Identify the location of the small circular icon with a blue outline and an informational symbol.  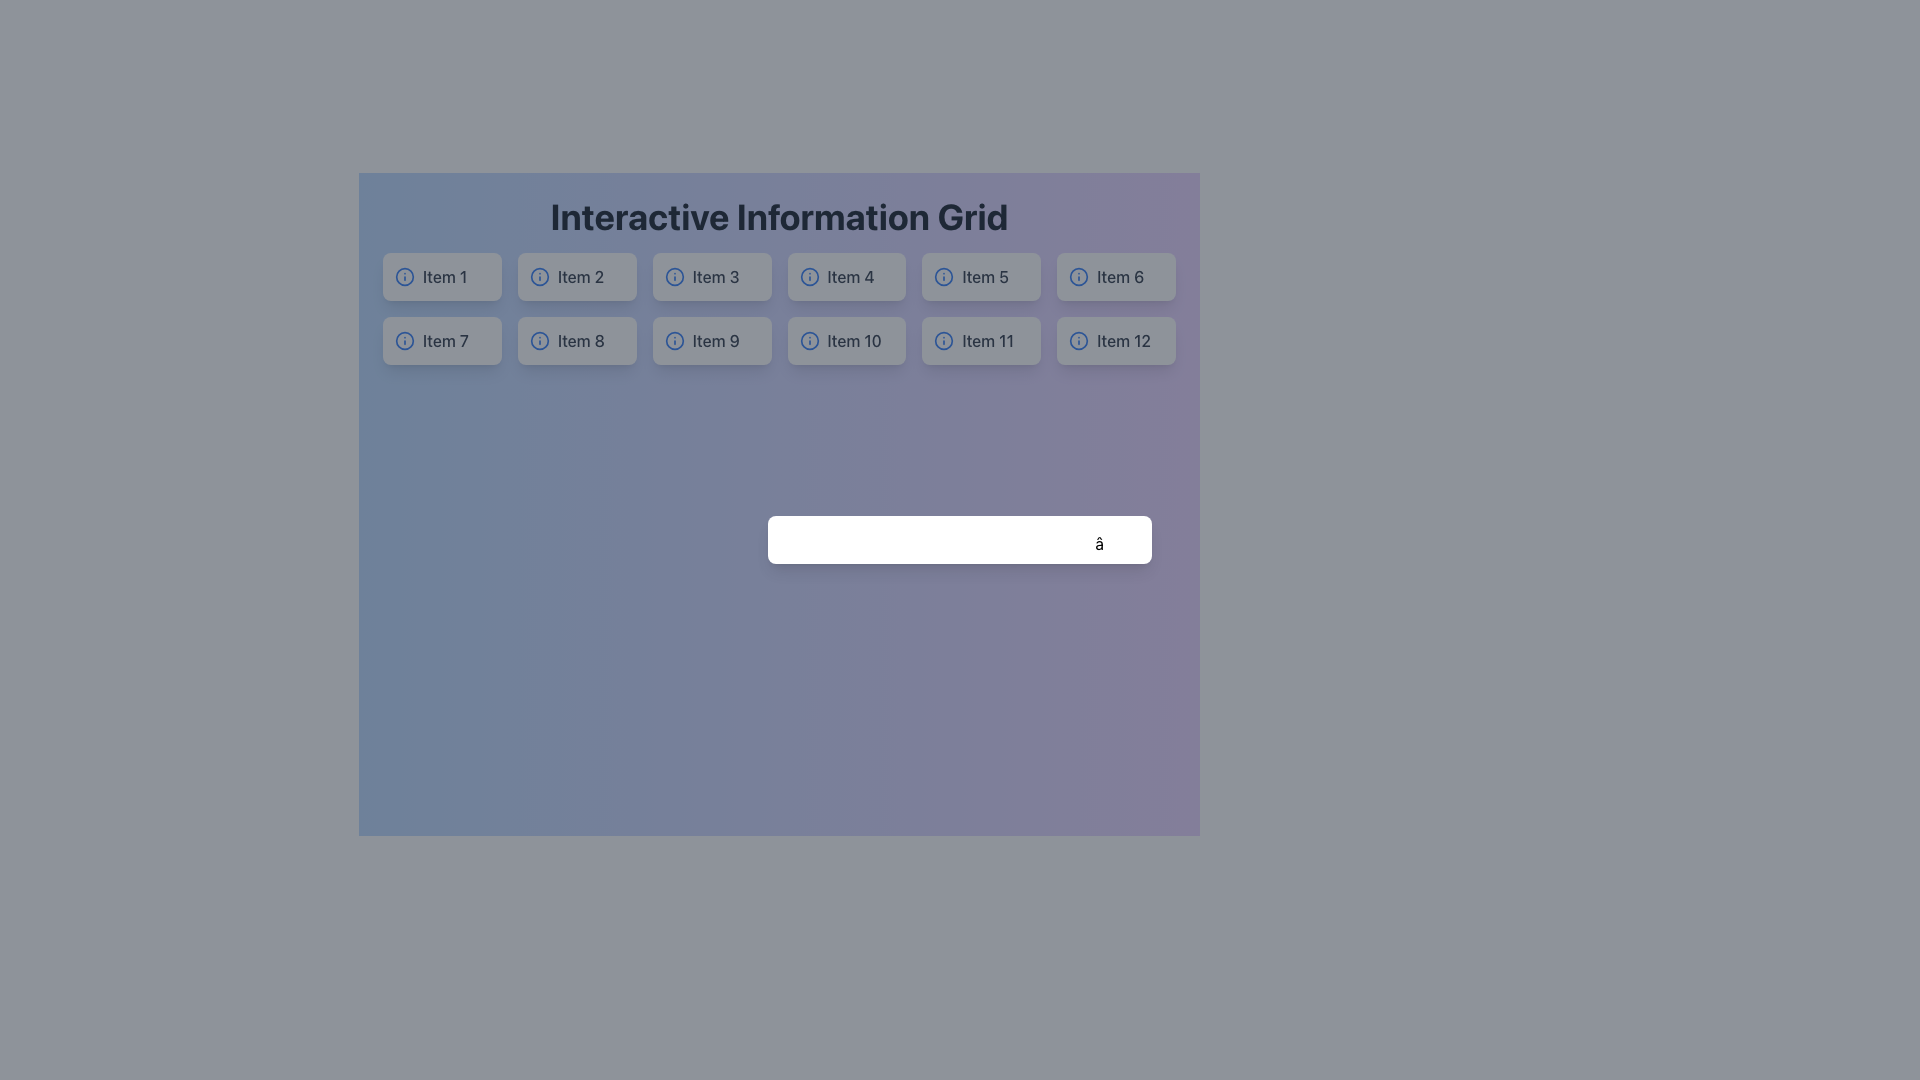
(403, 277).